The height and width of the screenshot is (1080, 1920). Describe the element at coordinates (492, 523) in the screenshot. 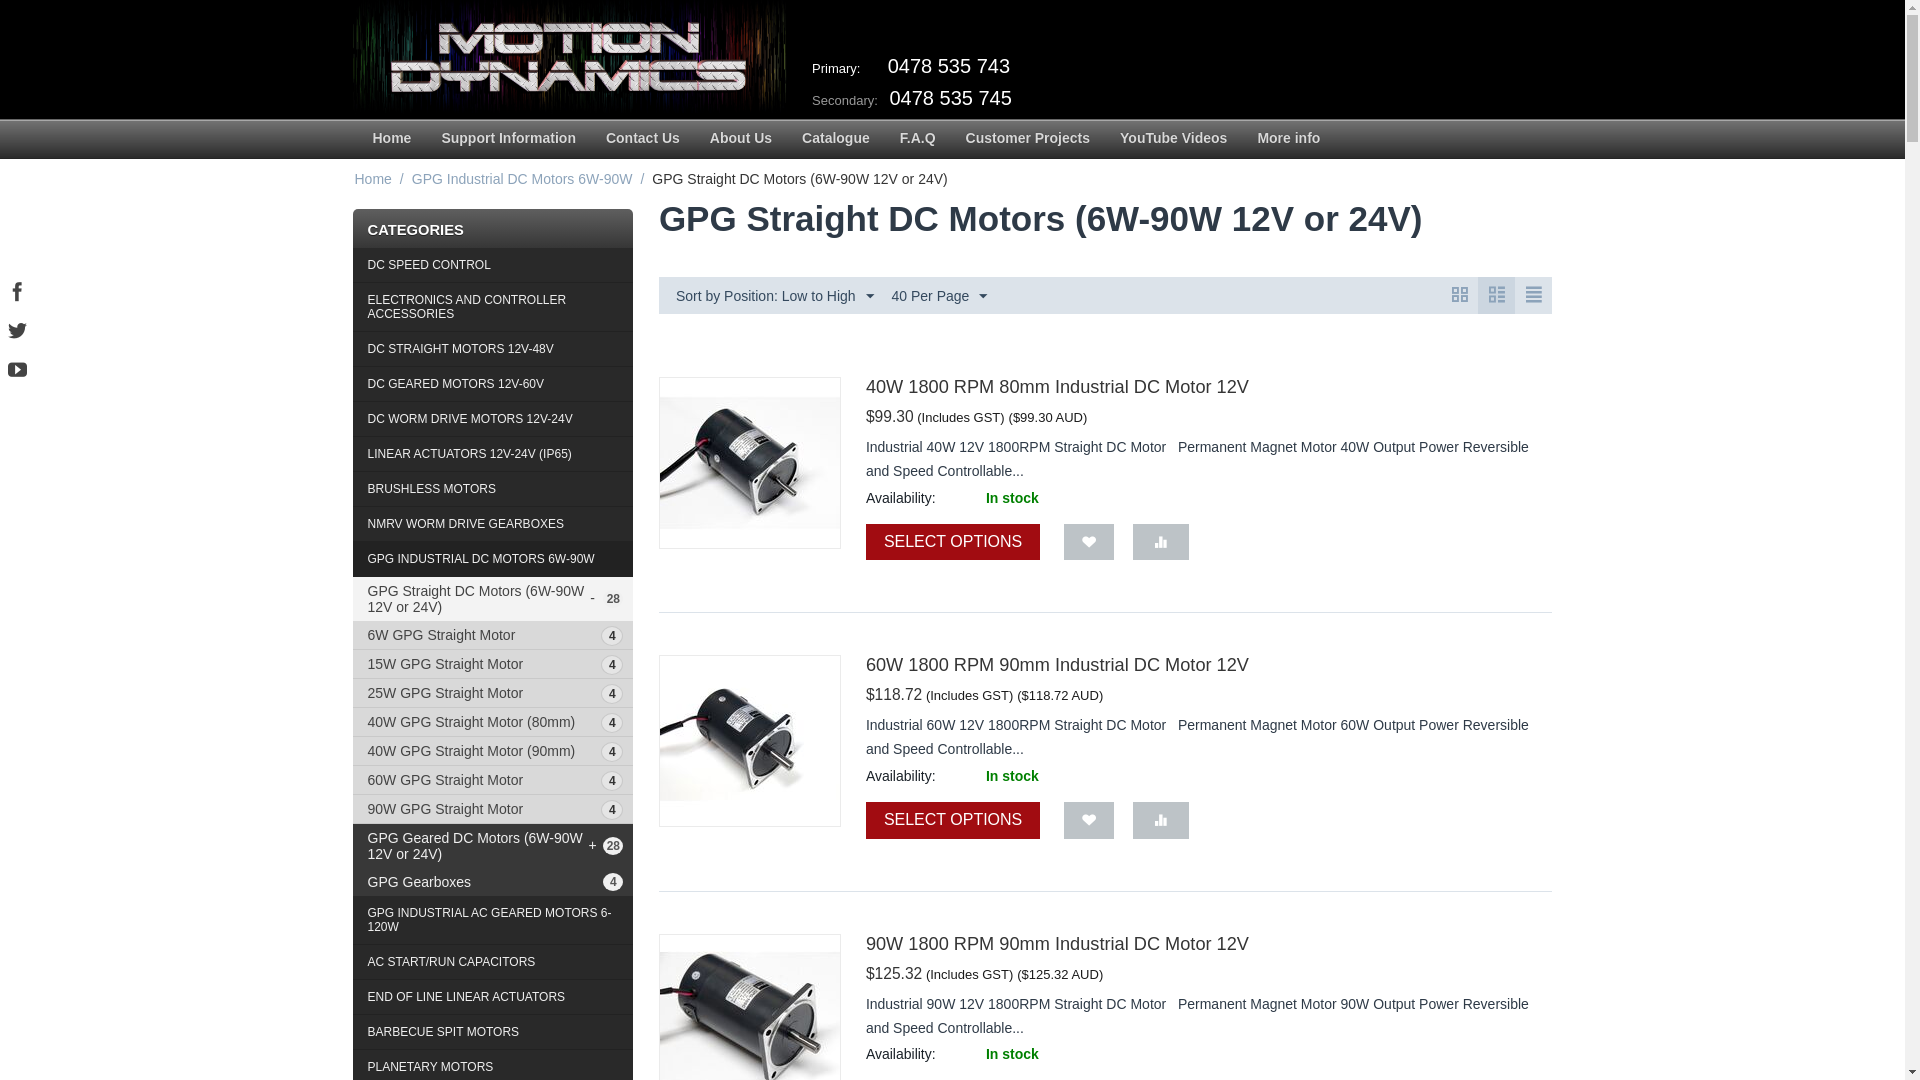

I see `'NMRV WORM DRIVE GEARBOXES'` at that location.